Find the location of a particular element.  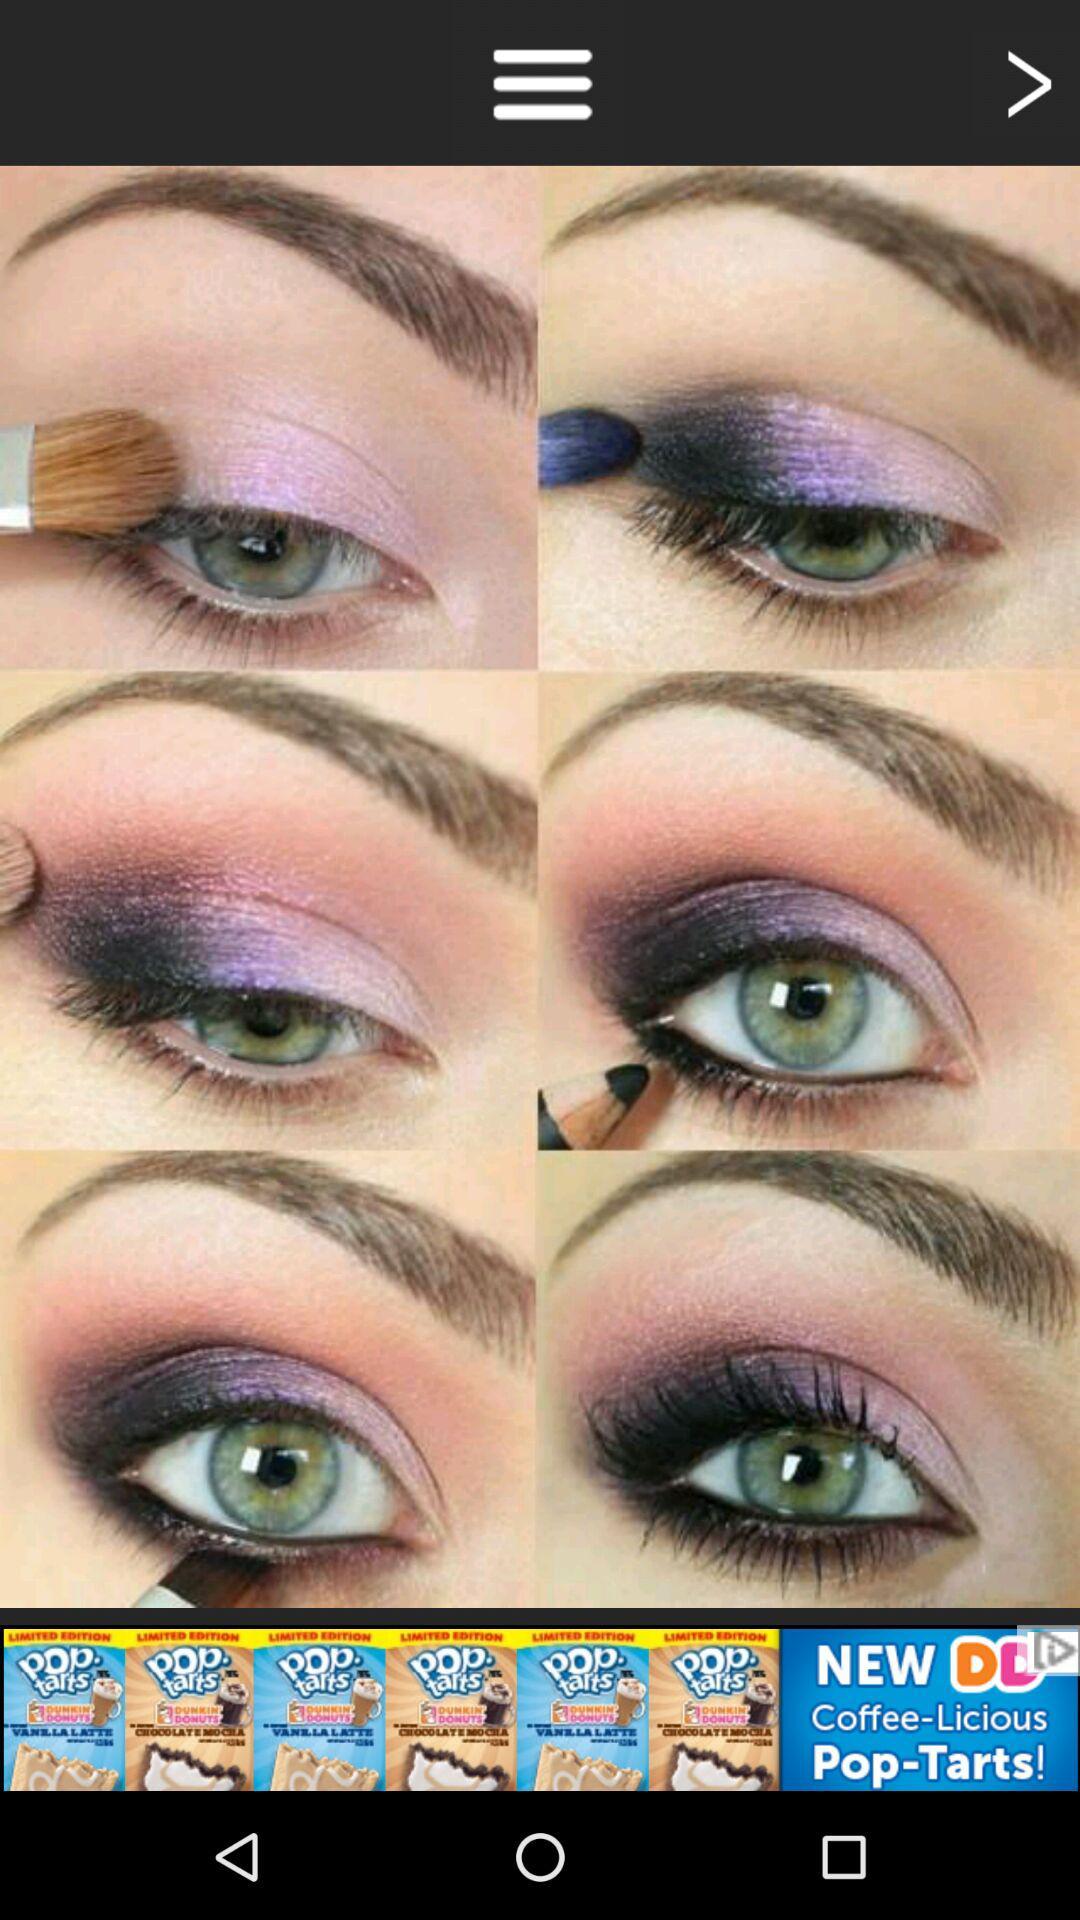

the menu icon is located at coordinates (540, 87).